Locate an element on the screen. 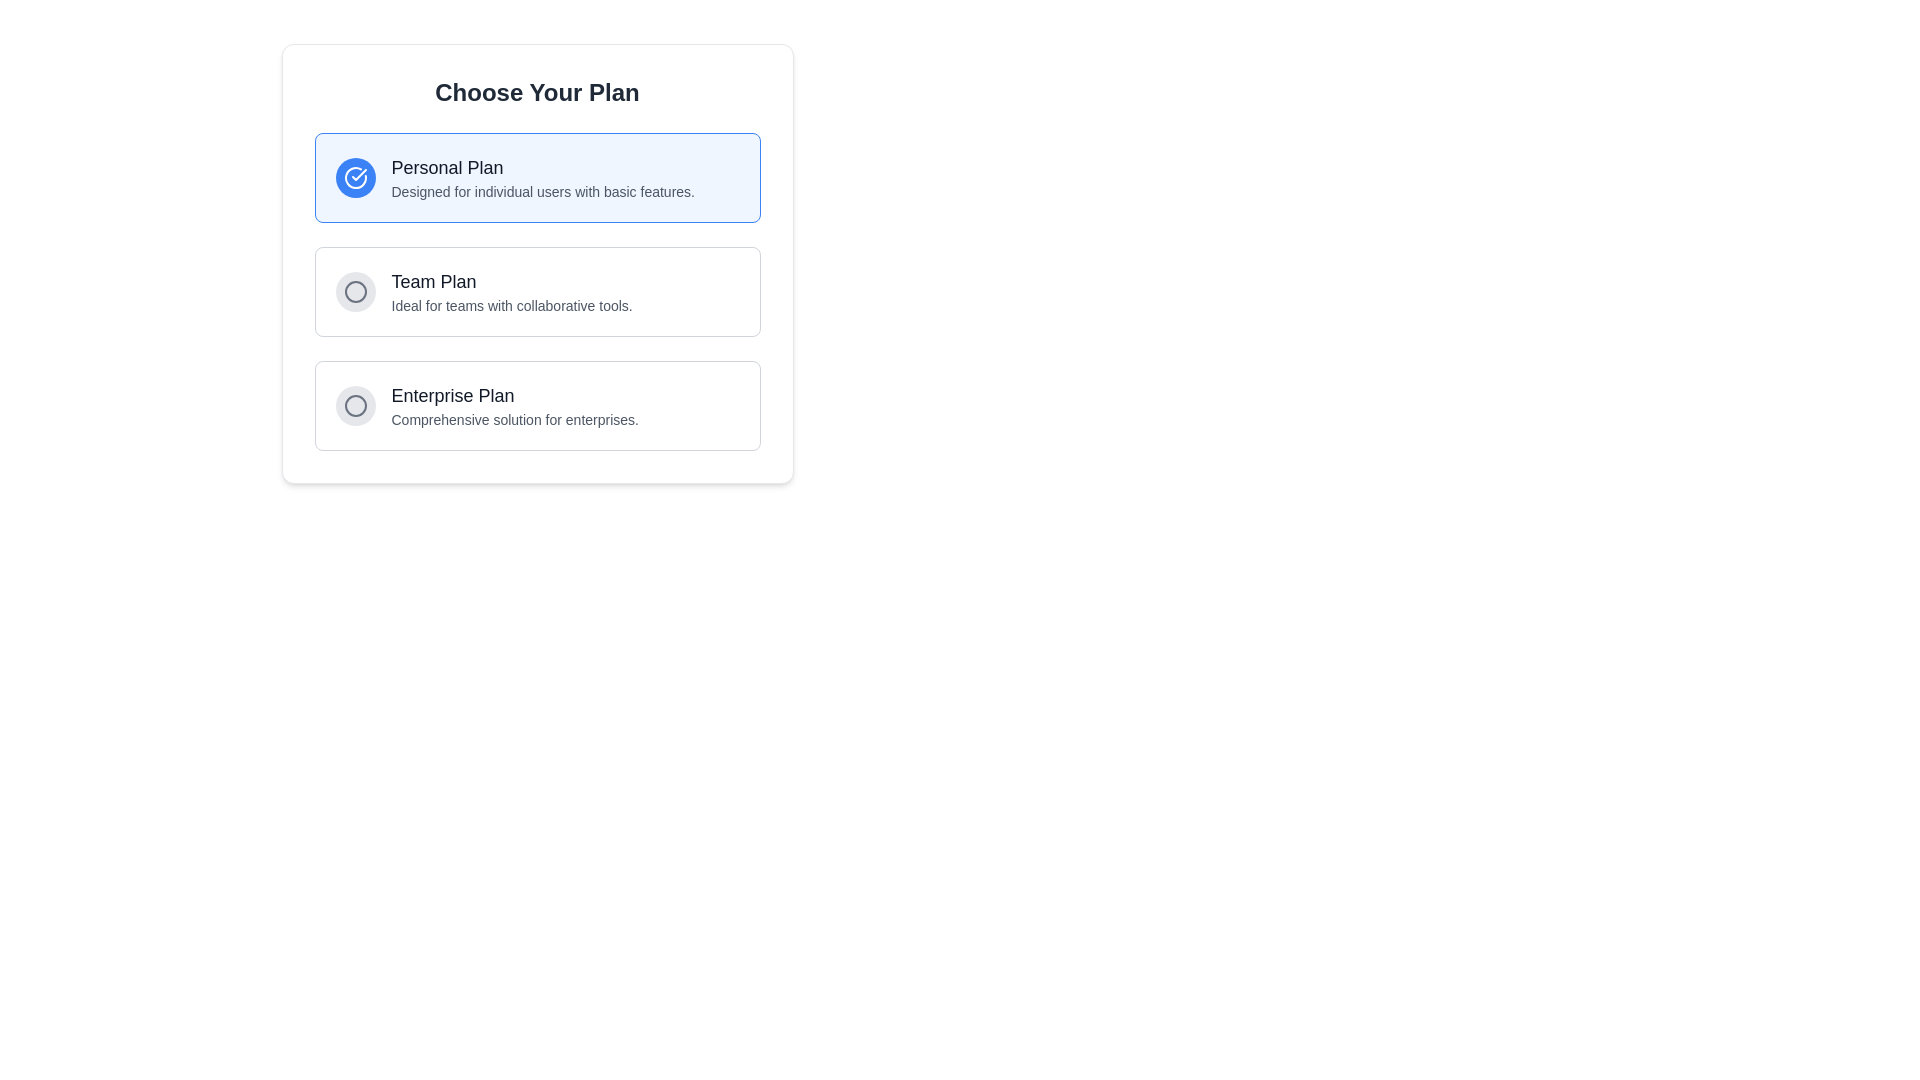  the small circular Selectable indicator icon with a gray outline and lighter gray background located at the left edge of the 'Enterprise Plan' option is located at coordinates (355, 405).